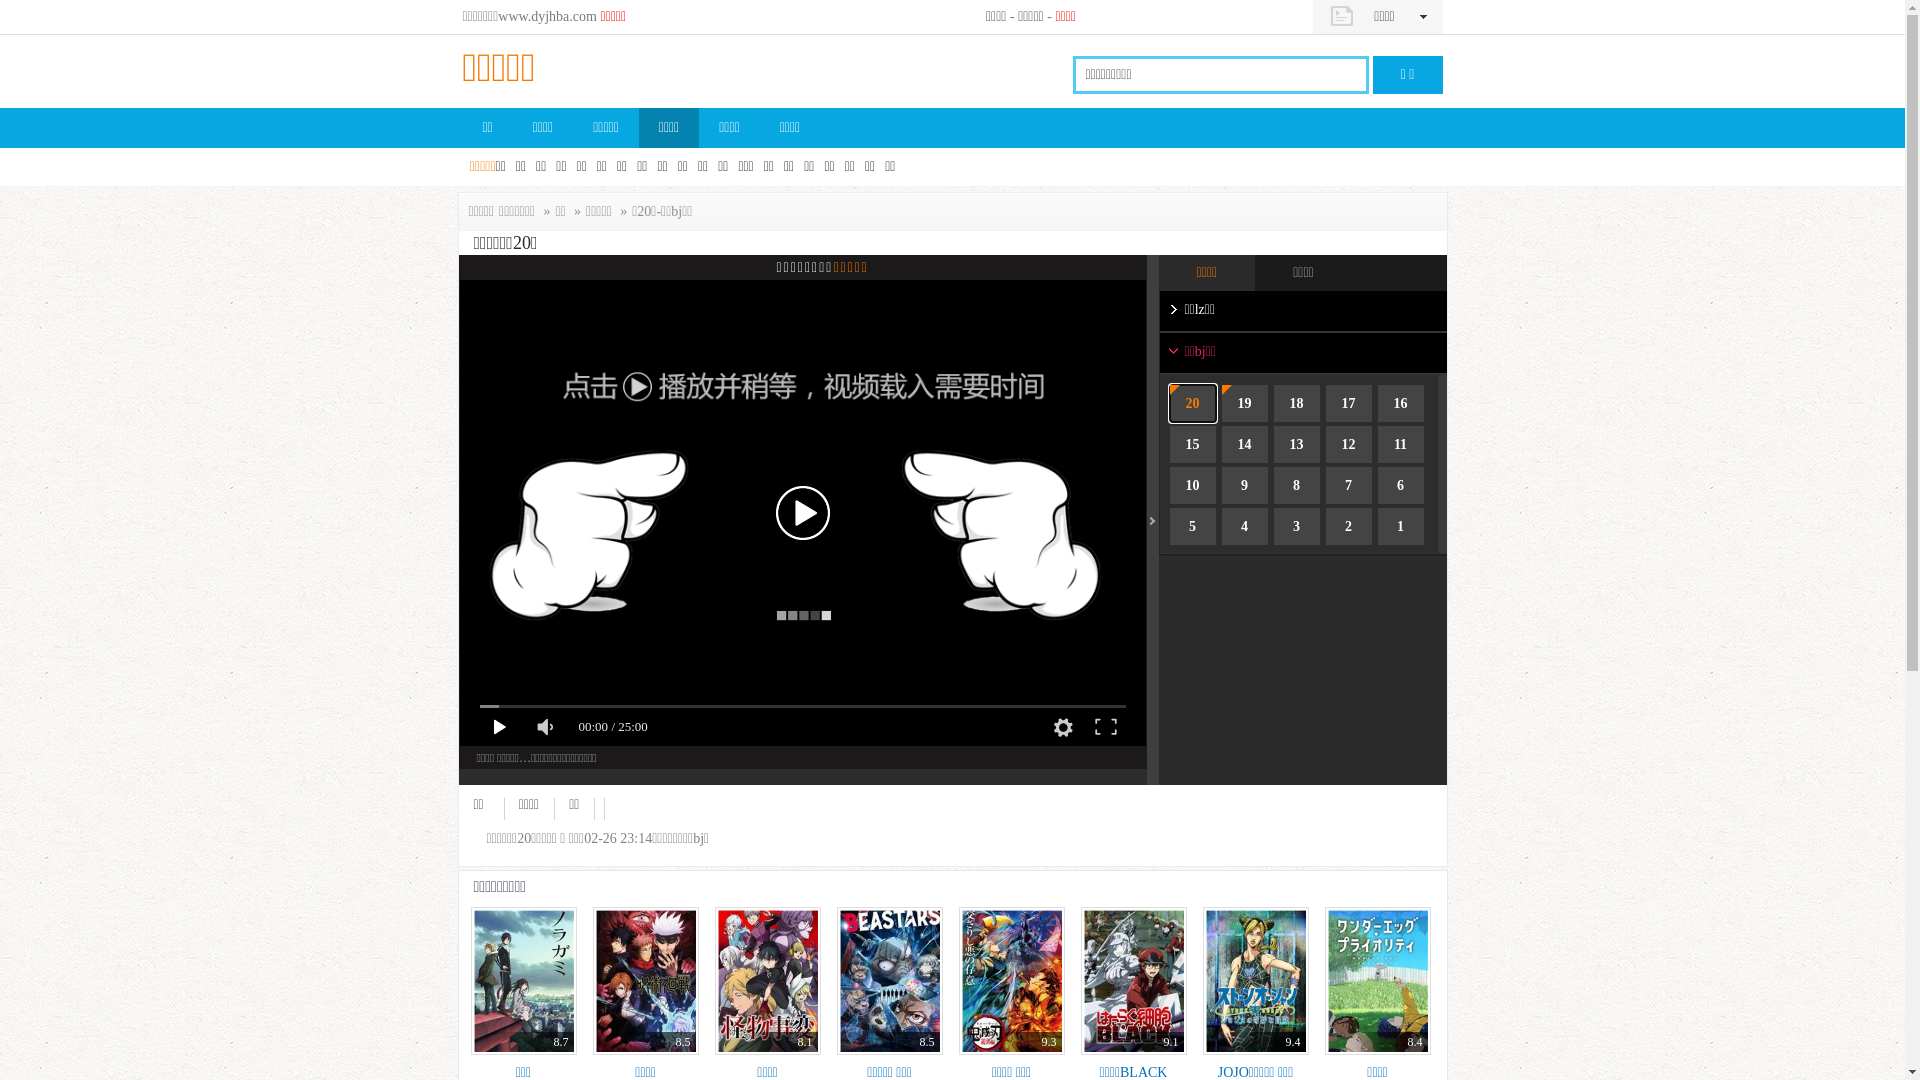 Image resolution: width=1920 pixels, height=1080 pixels. What do you see at coordinates (1348, 443) in the screenshot?
I see `'12'` at bounding box center [1348, 443].